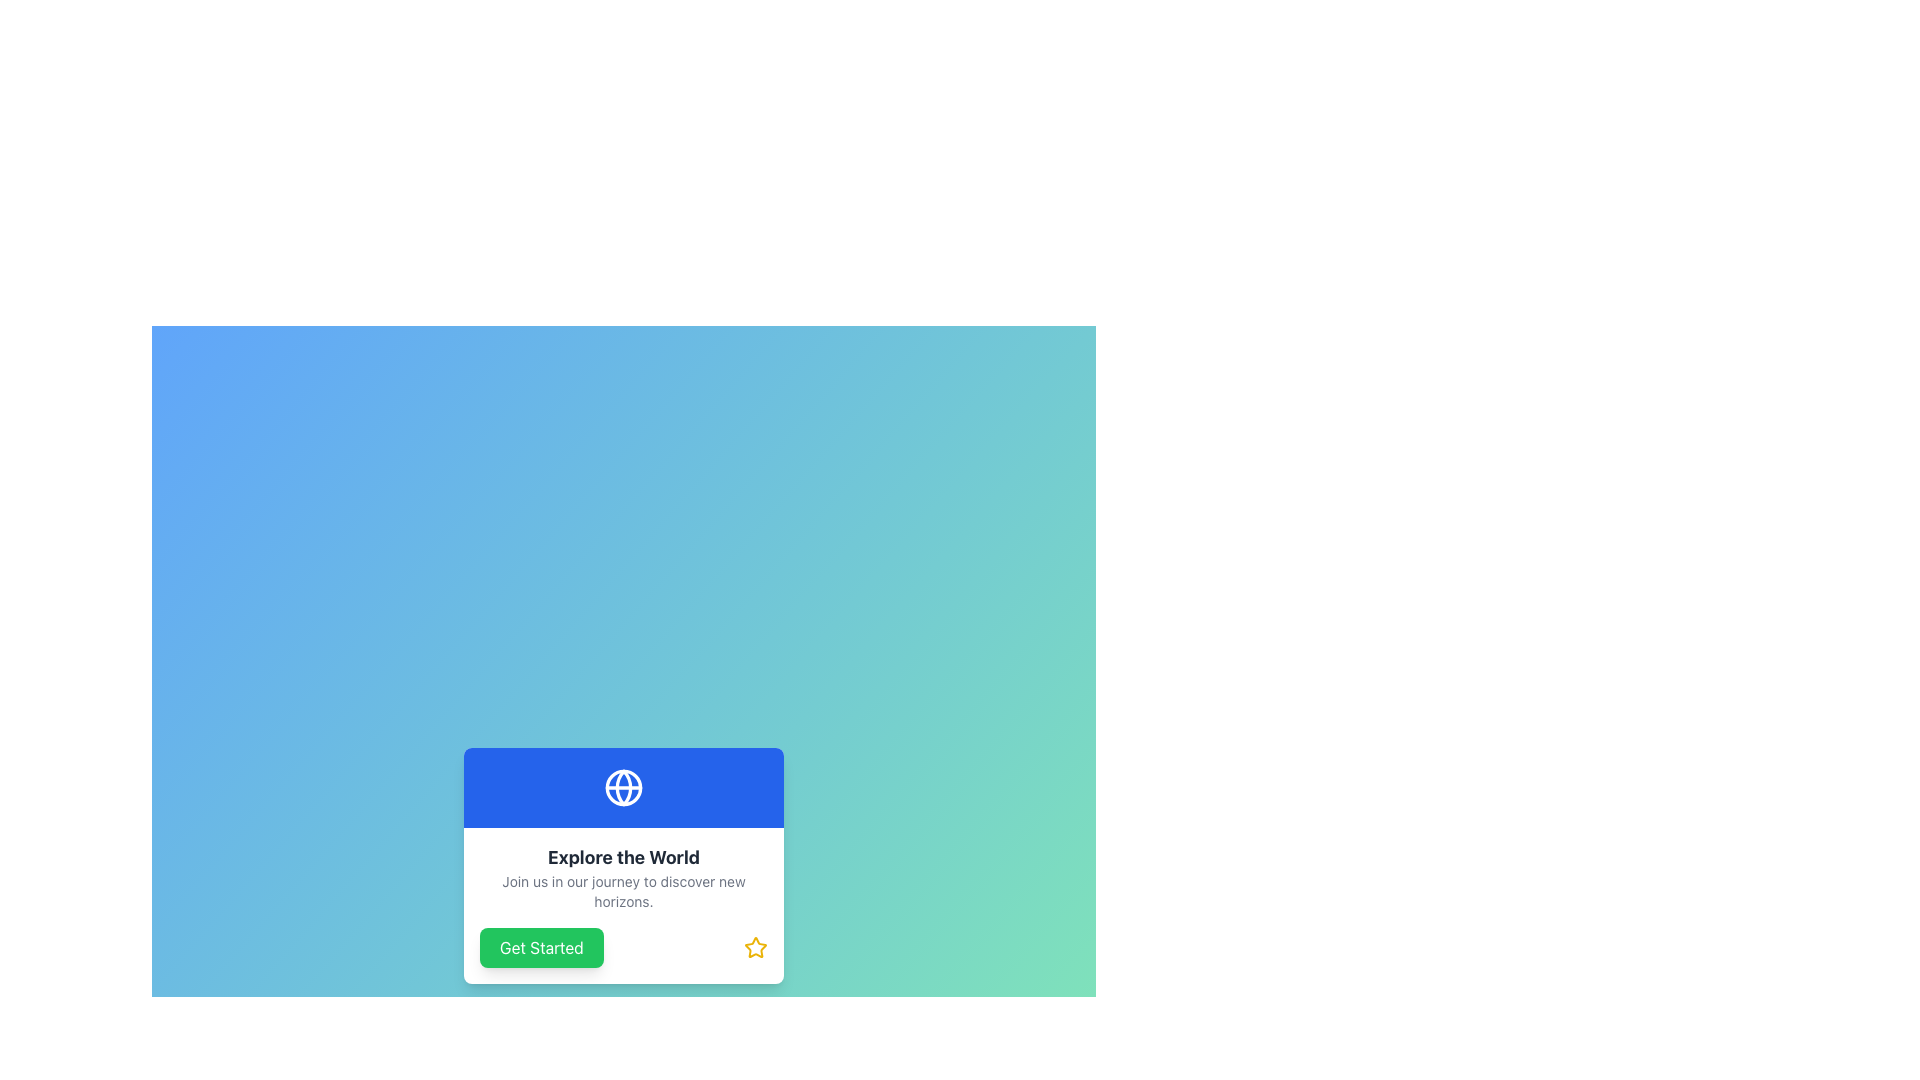 This screenshot has width=1920, height=1080. What do you see at coordinates (754, 946) in the screenshot?
I see `the icon located in the bottom right corner of the card interface that contains the title 'Explore the World' and the green button labeled 'Get Started'` at bounding box center [754, 946].